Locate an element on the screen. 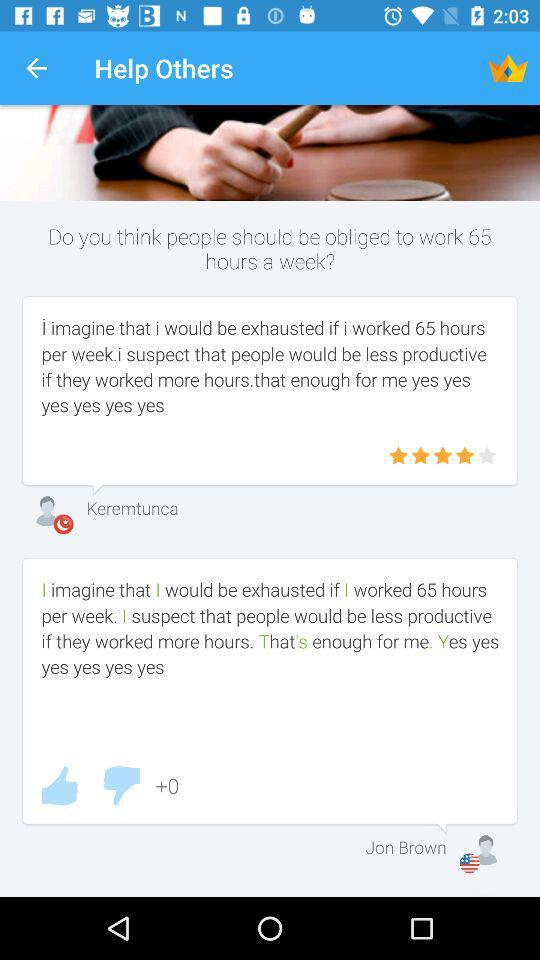  dislike the comment is located at coordinates (121, 785).